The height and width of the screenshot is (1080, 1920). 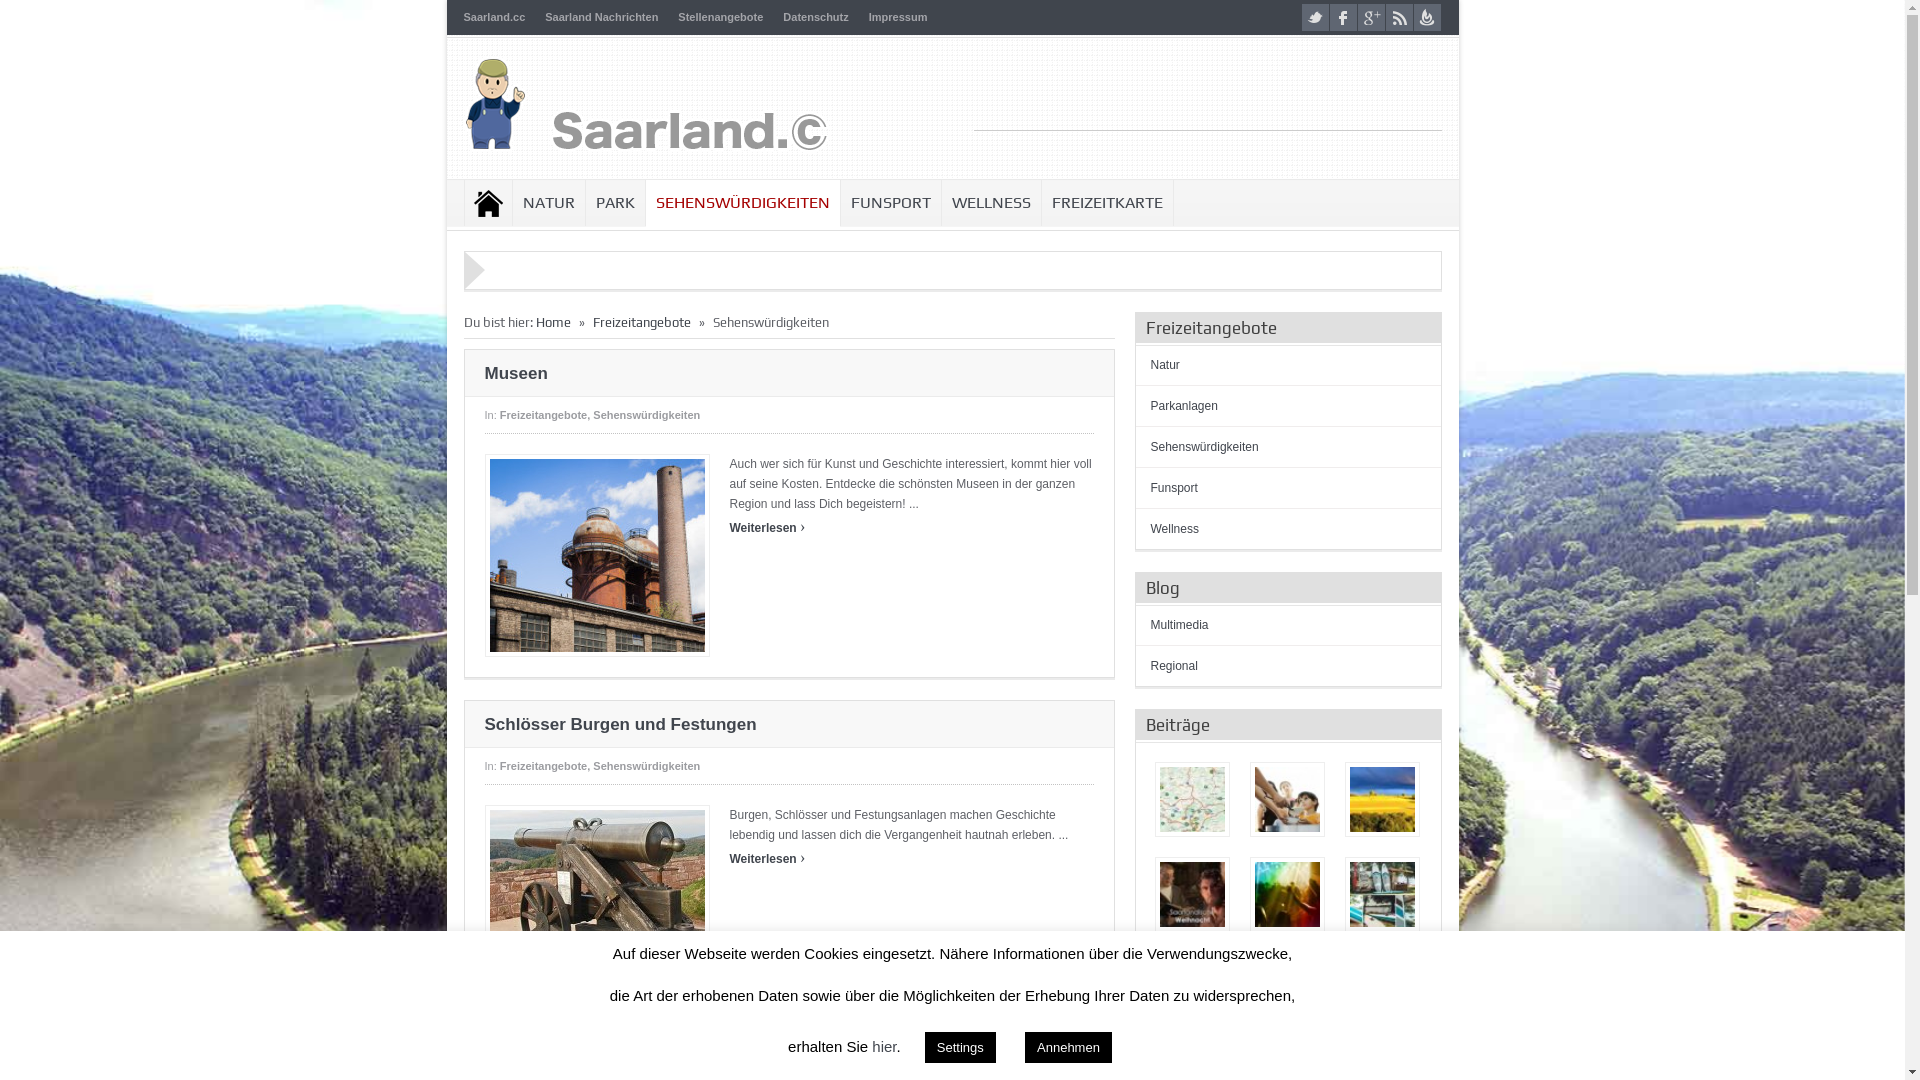 I want to click on 'Multimedia', so click(x=1179, y=623).